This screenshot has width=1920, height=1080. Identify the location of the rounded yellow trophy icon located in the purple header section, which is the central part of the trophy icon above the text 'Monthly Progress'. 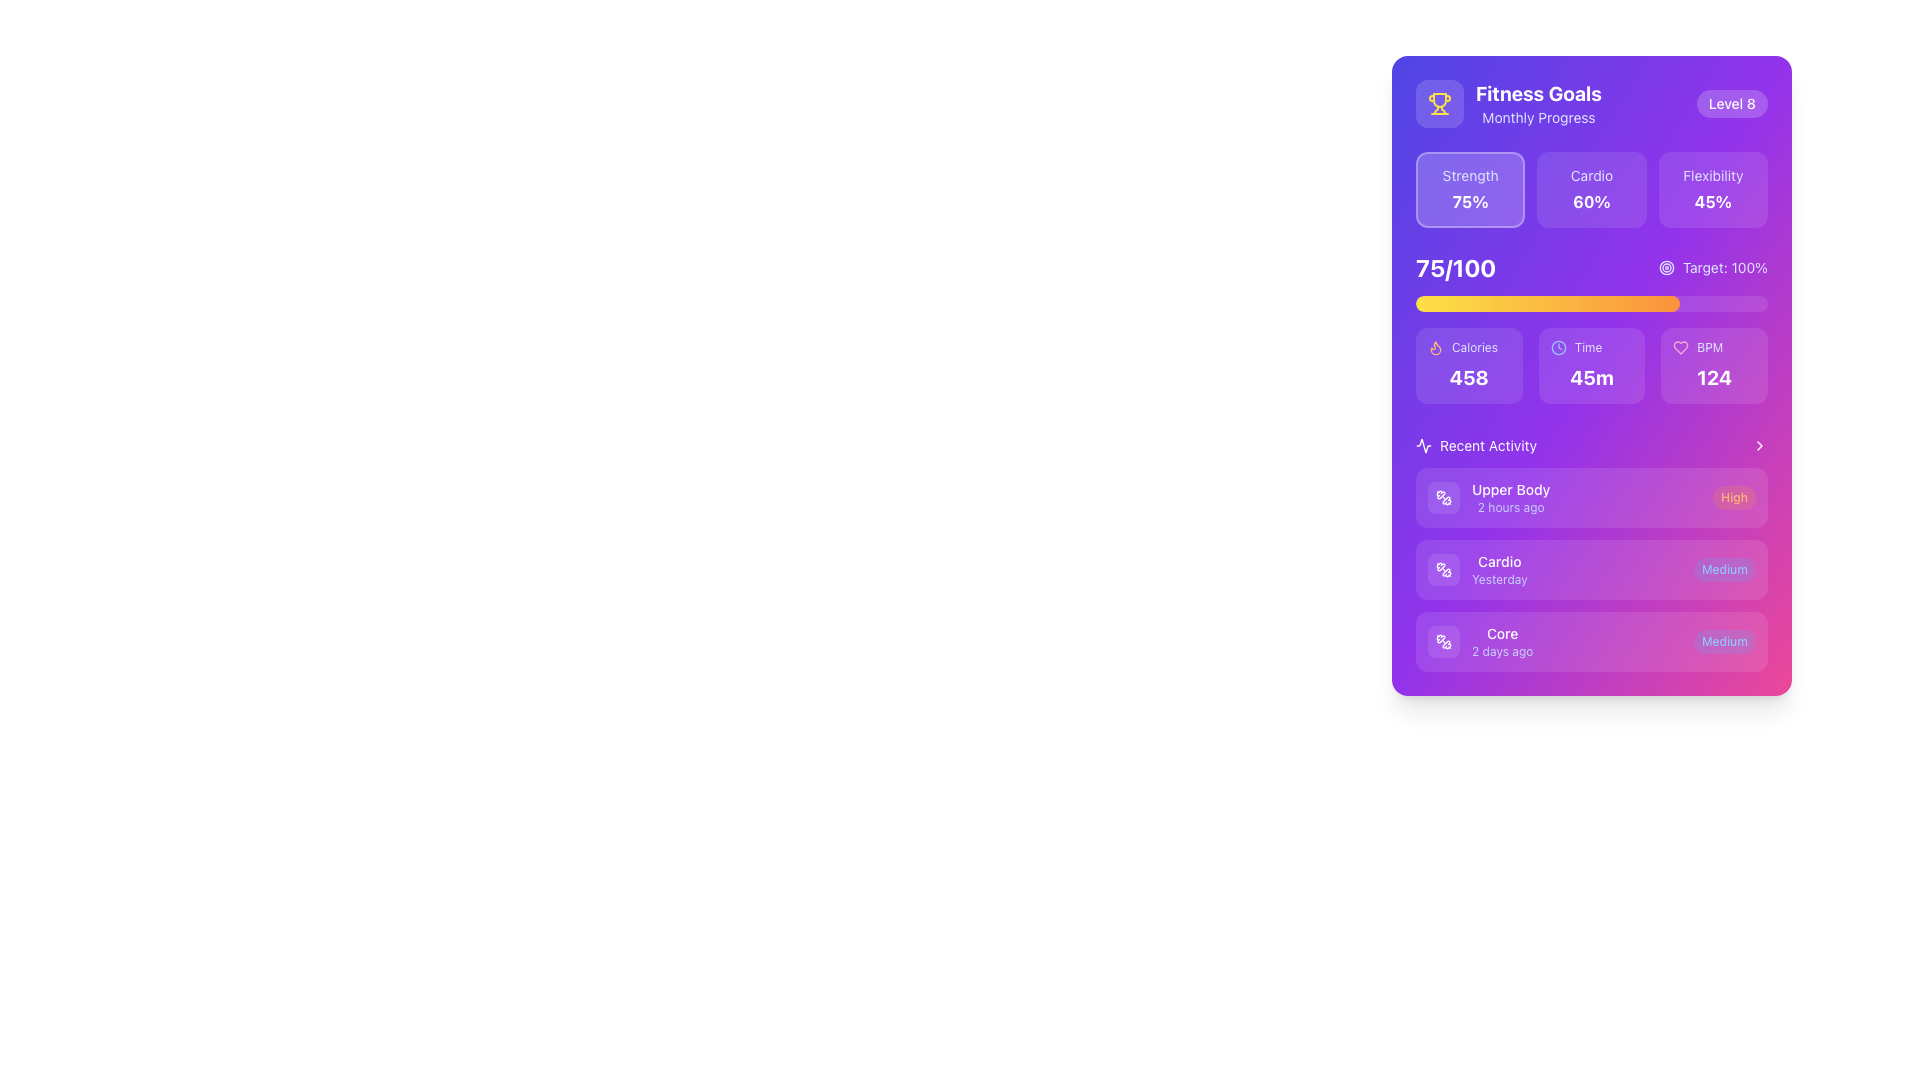
(1440, 100).